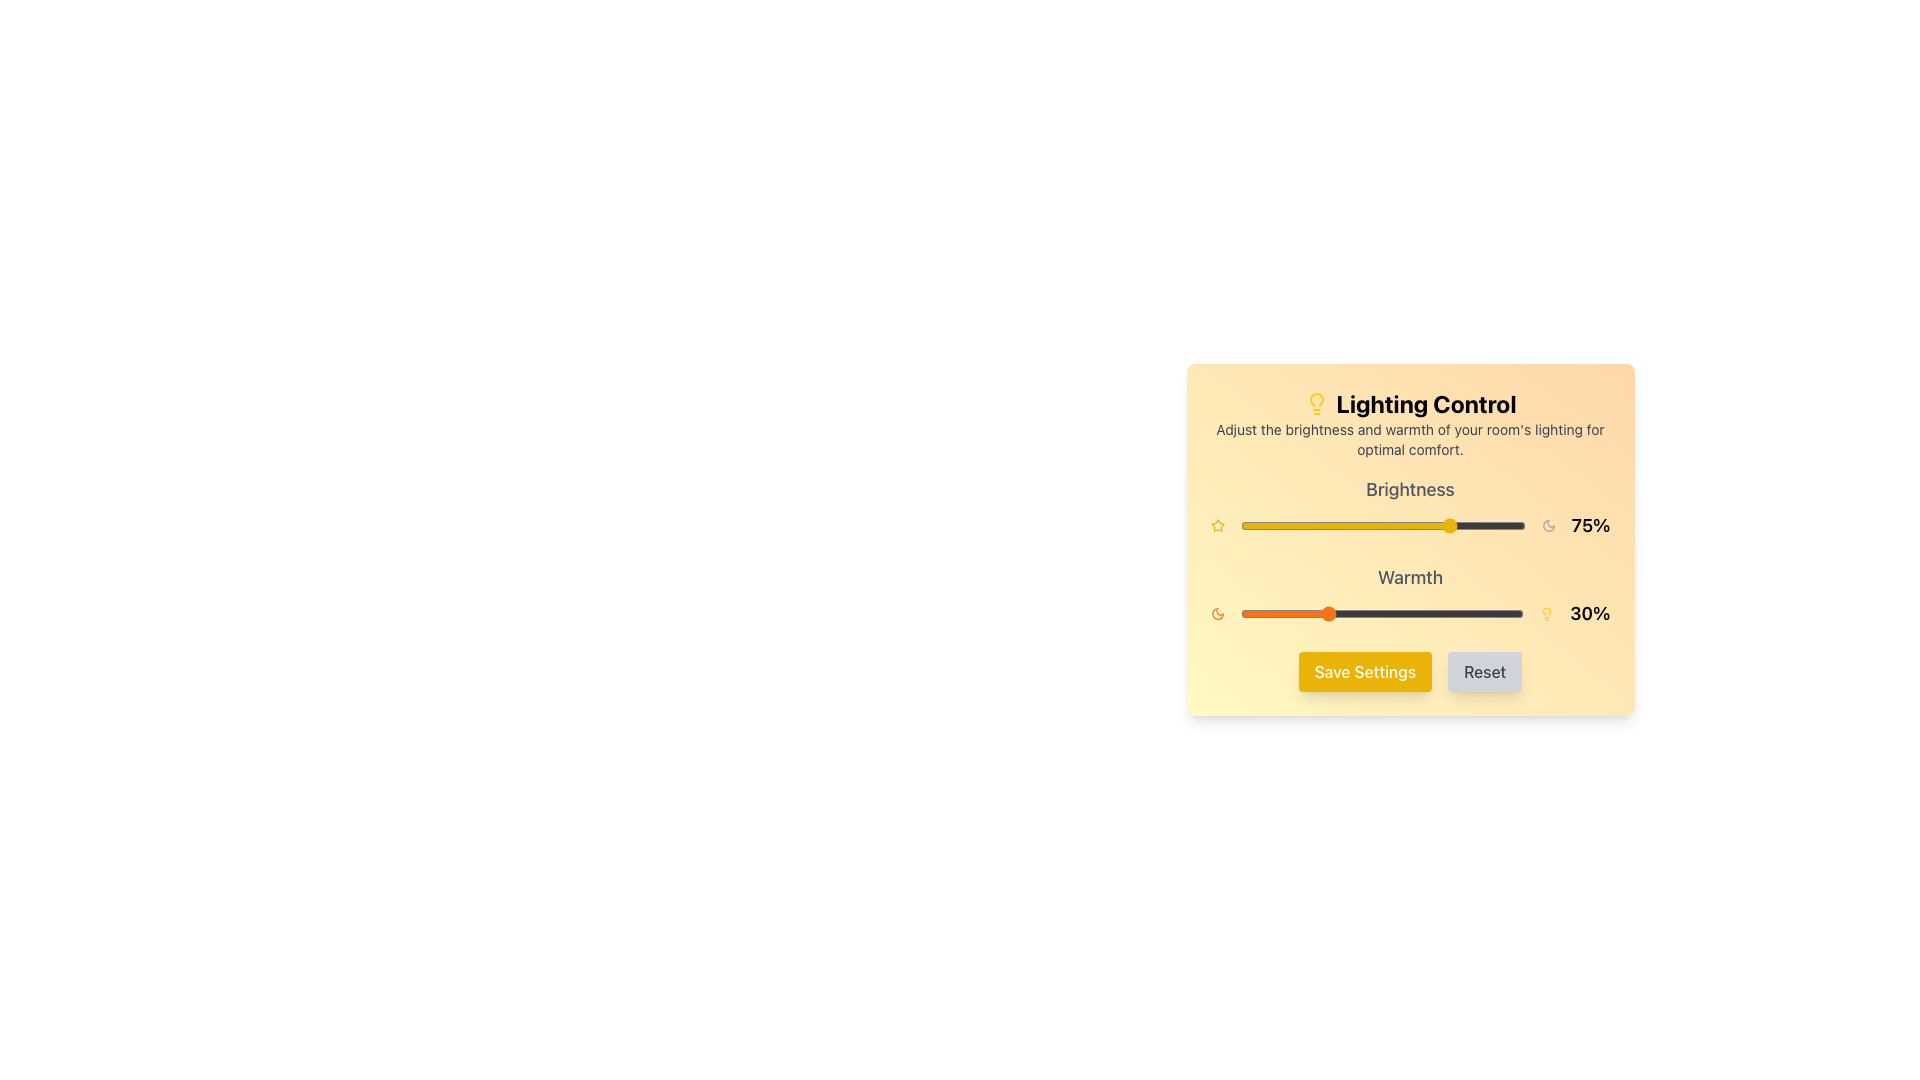 This screenshot has width=1920, height=1080. I want to click on the warmth, so click(1253, 612).